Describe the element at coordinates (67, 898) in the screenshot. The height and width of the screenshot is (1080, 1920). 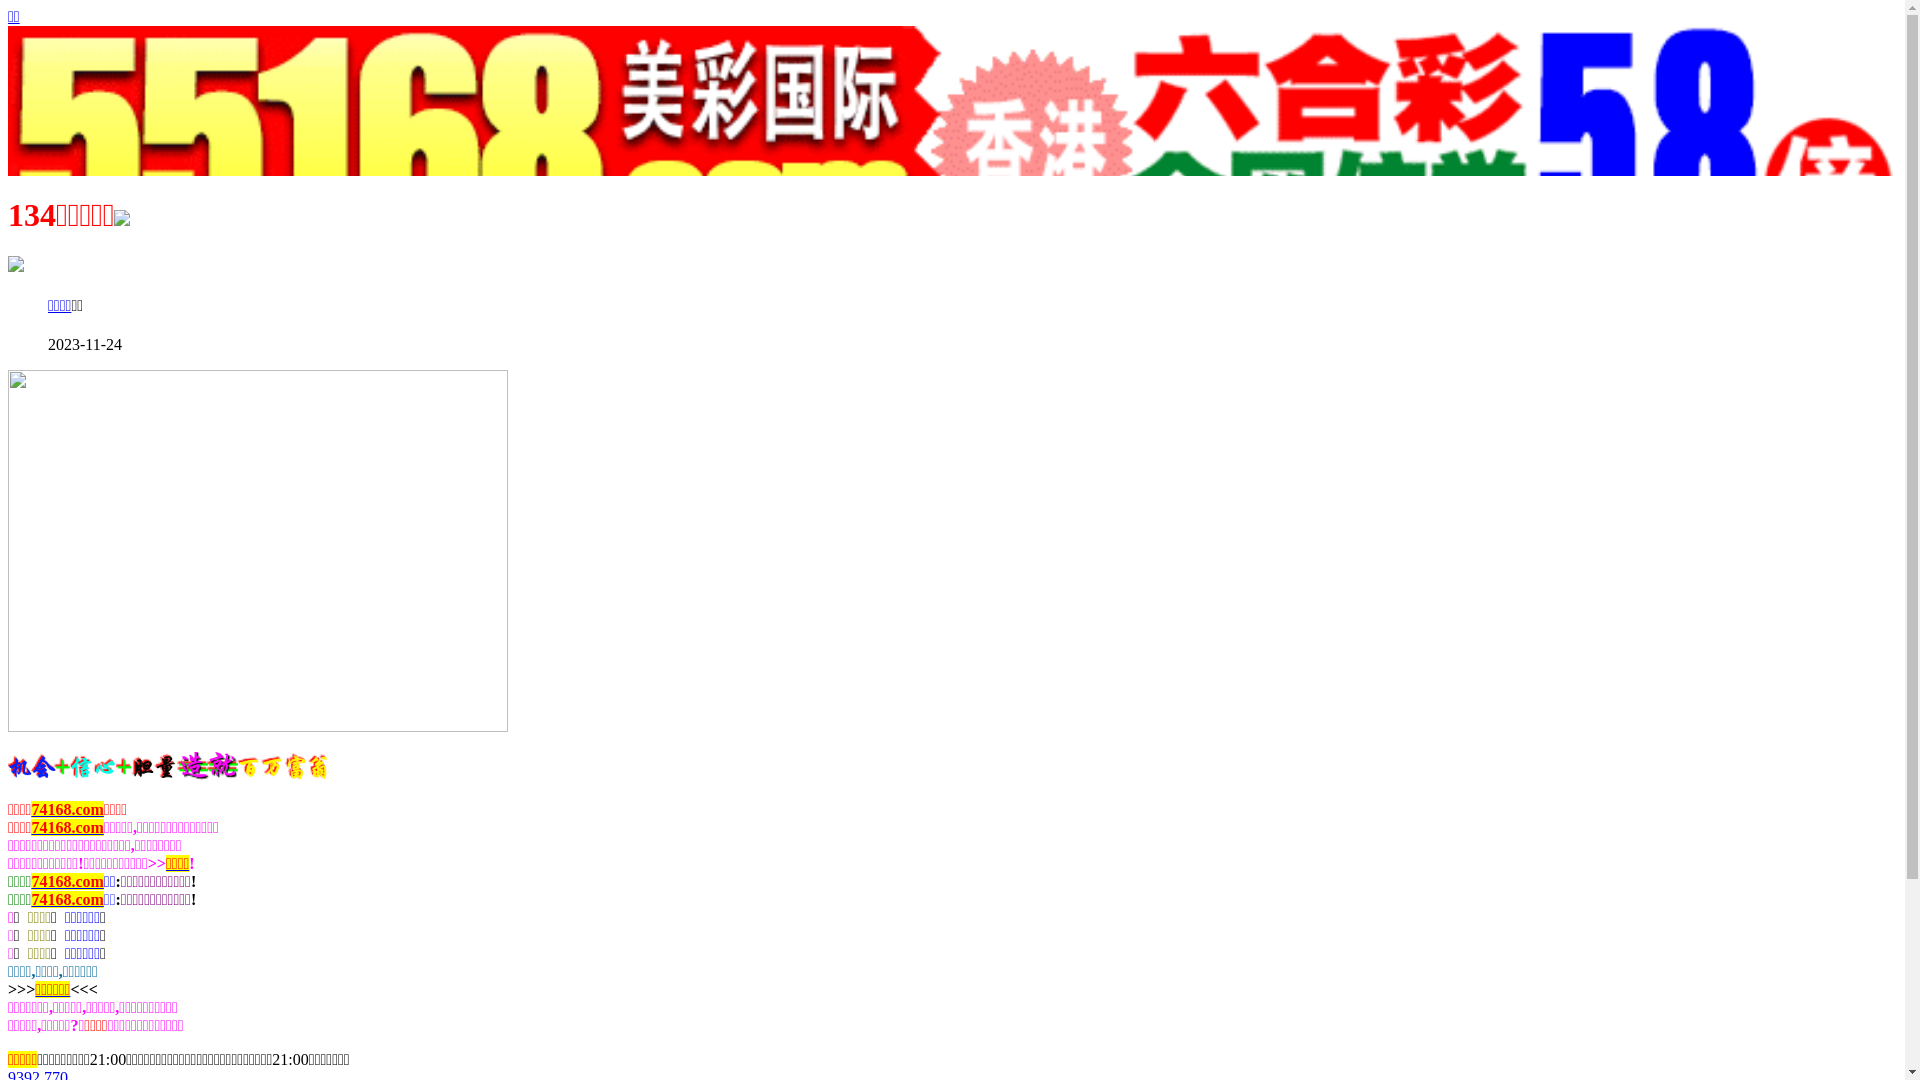
I see `'74168.com'` at that location.